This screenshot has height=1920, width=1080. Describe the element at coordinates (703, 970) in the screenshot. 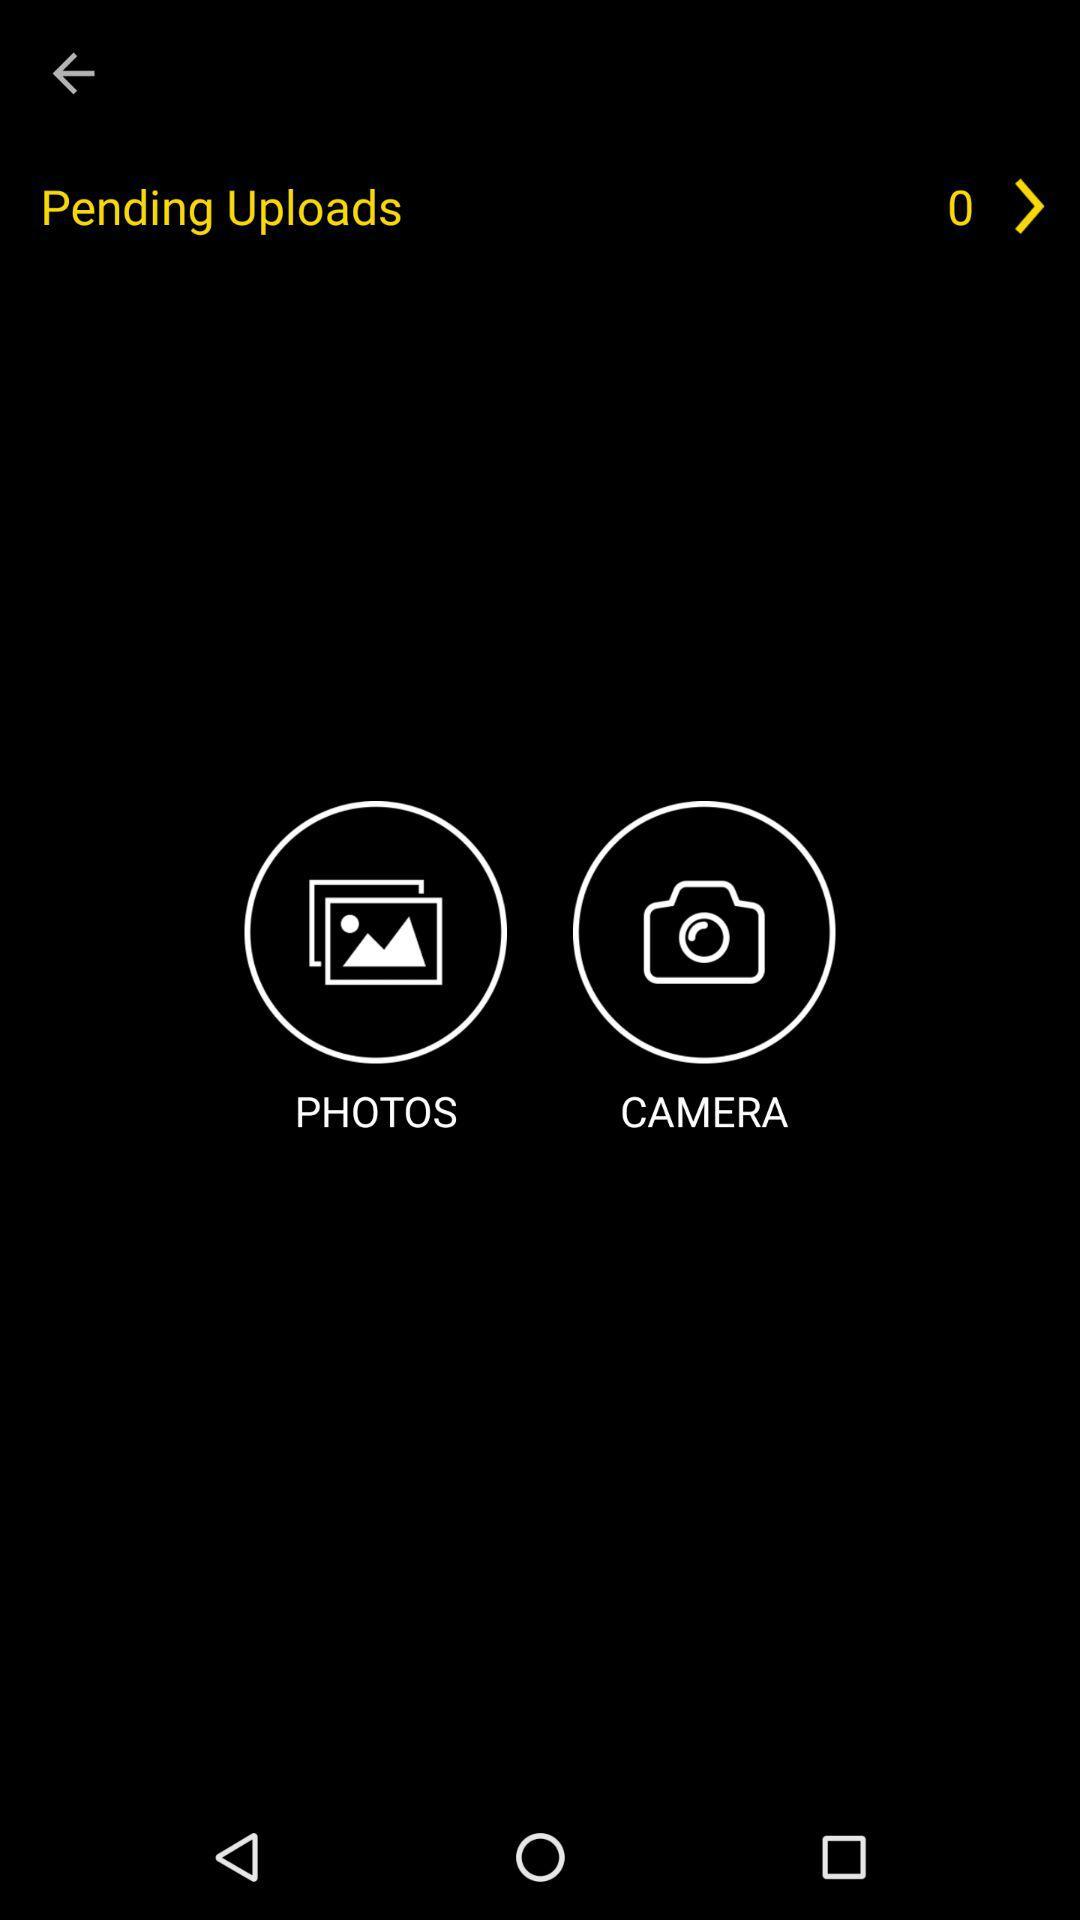

I see `the icon next to photos icon` at that location.